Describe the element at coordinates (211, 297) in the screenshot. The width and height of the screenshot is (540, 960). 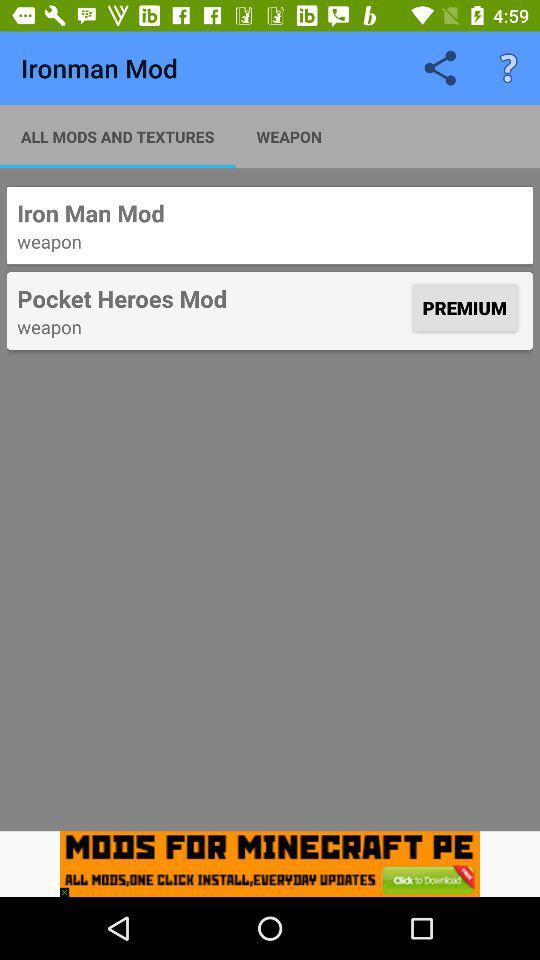
I see `the icon next to the premium` at that location.